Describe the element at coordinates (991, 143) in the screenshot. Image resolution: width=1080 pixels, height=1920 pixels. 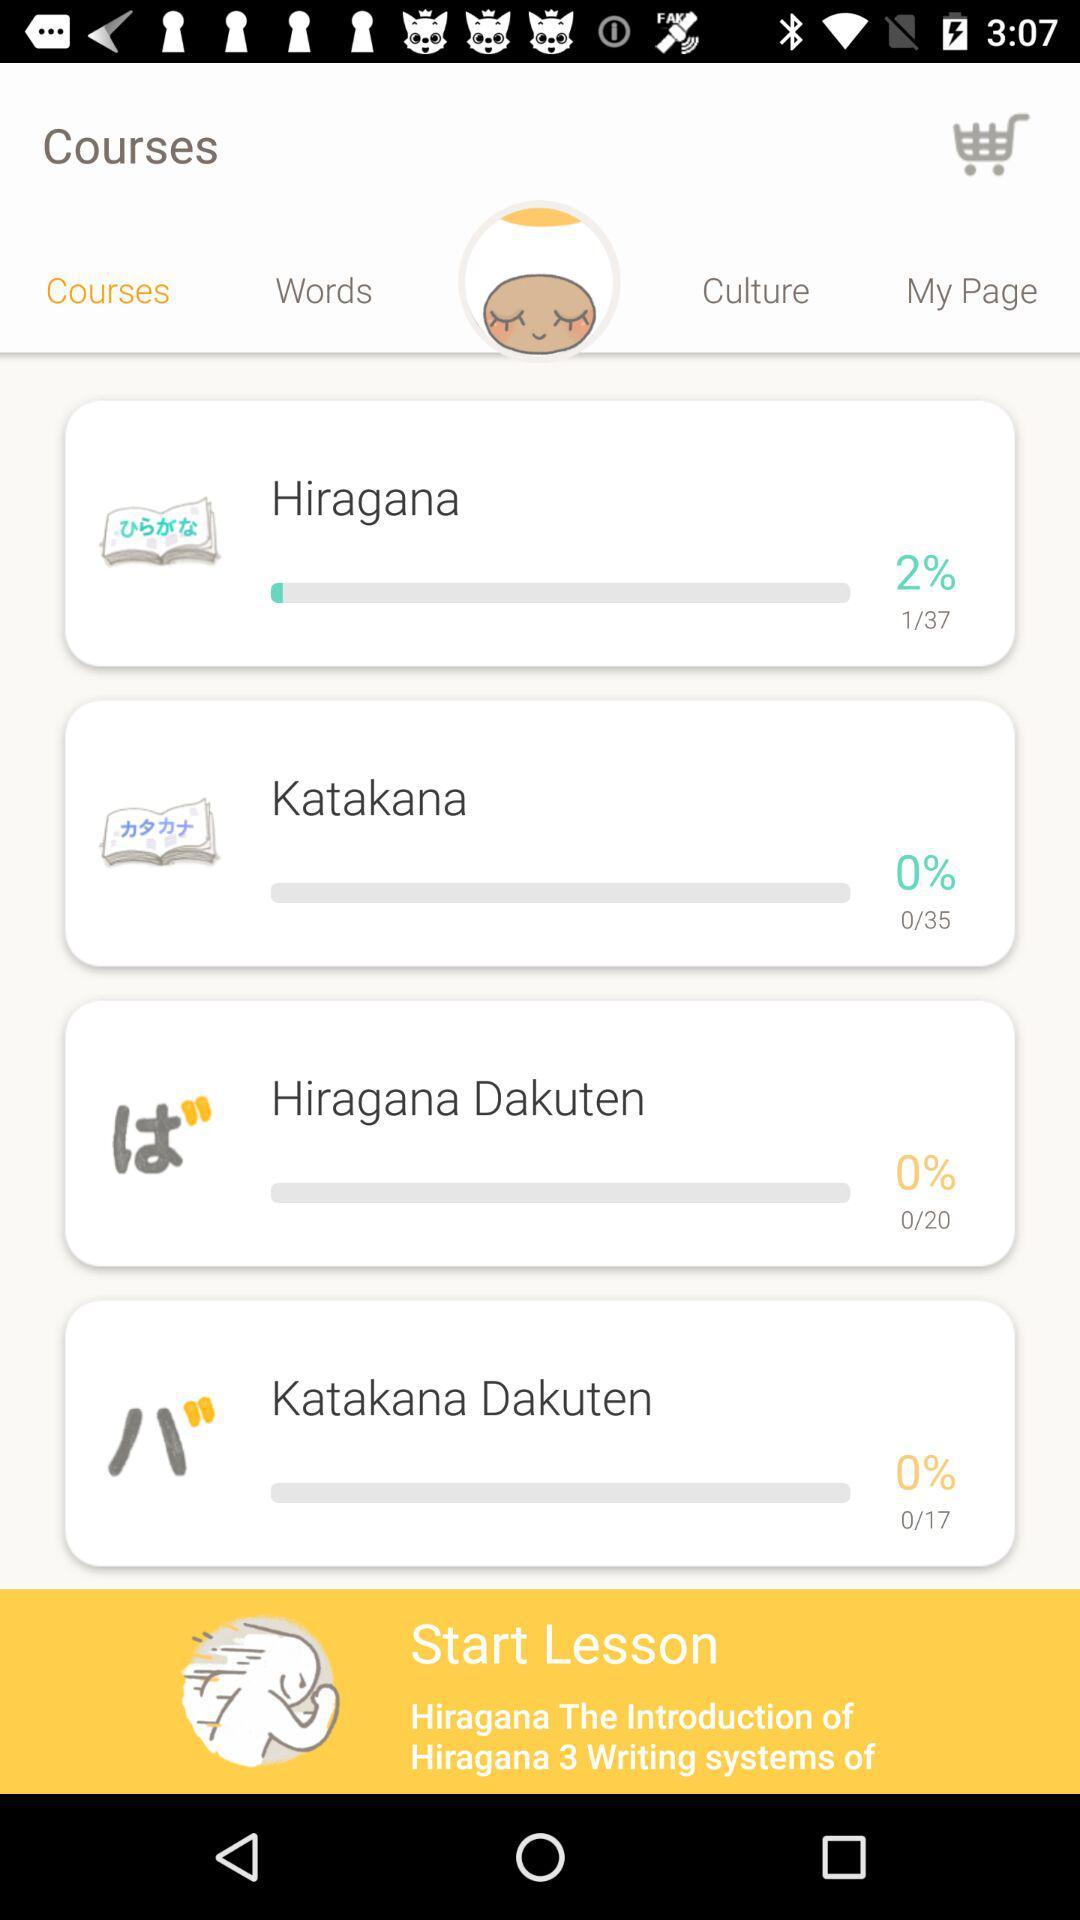
I see `go back` at that location.